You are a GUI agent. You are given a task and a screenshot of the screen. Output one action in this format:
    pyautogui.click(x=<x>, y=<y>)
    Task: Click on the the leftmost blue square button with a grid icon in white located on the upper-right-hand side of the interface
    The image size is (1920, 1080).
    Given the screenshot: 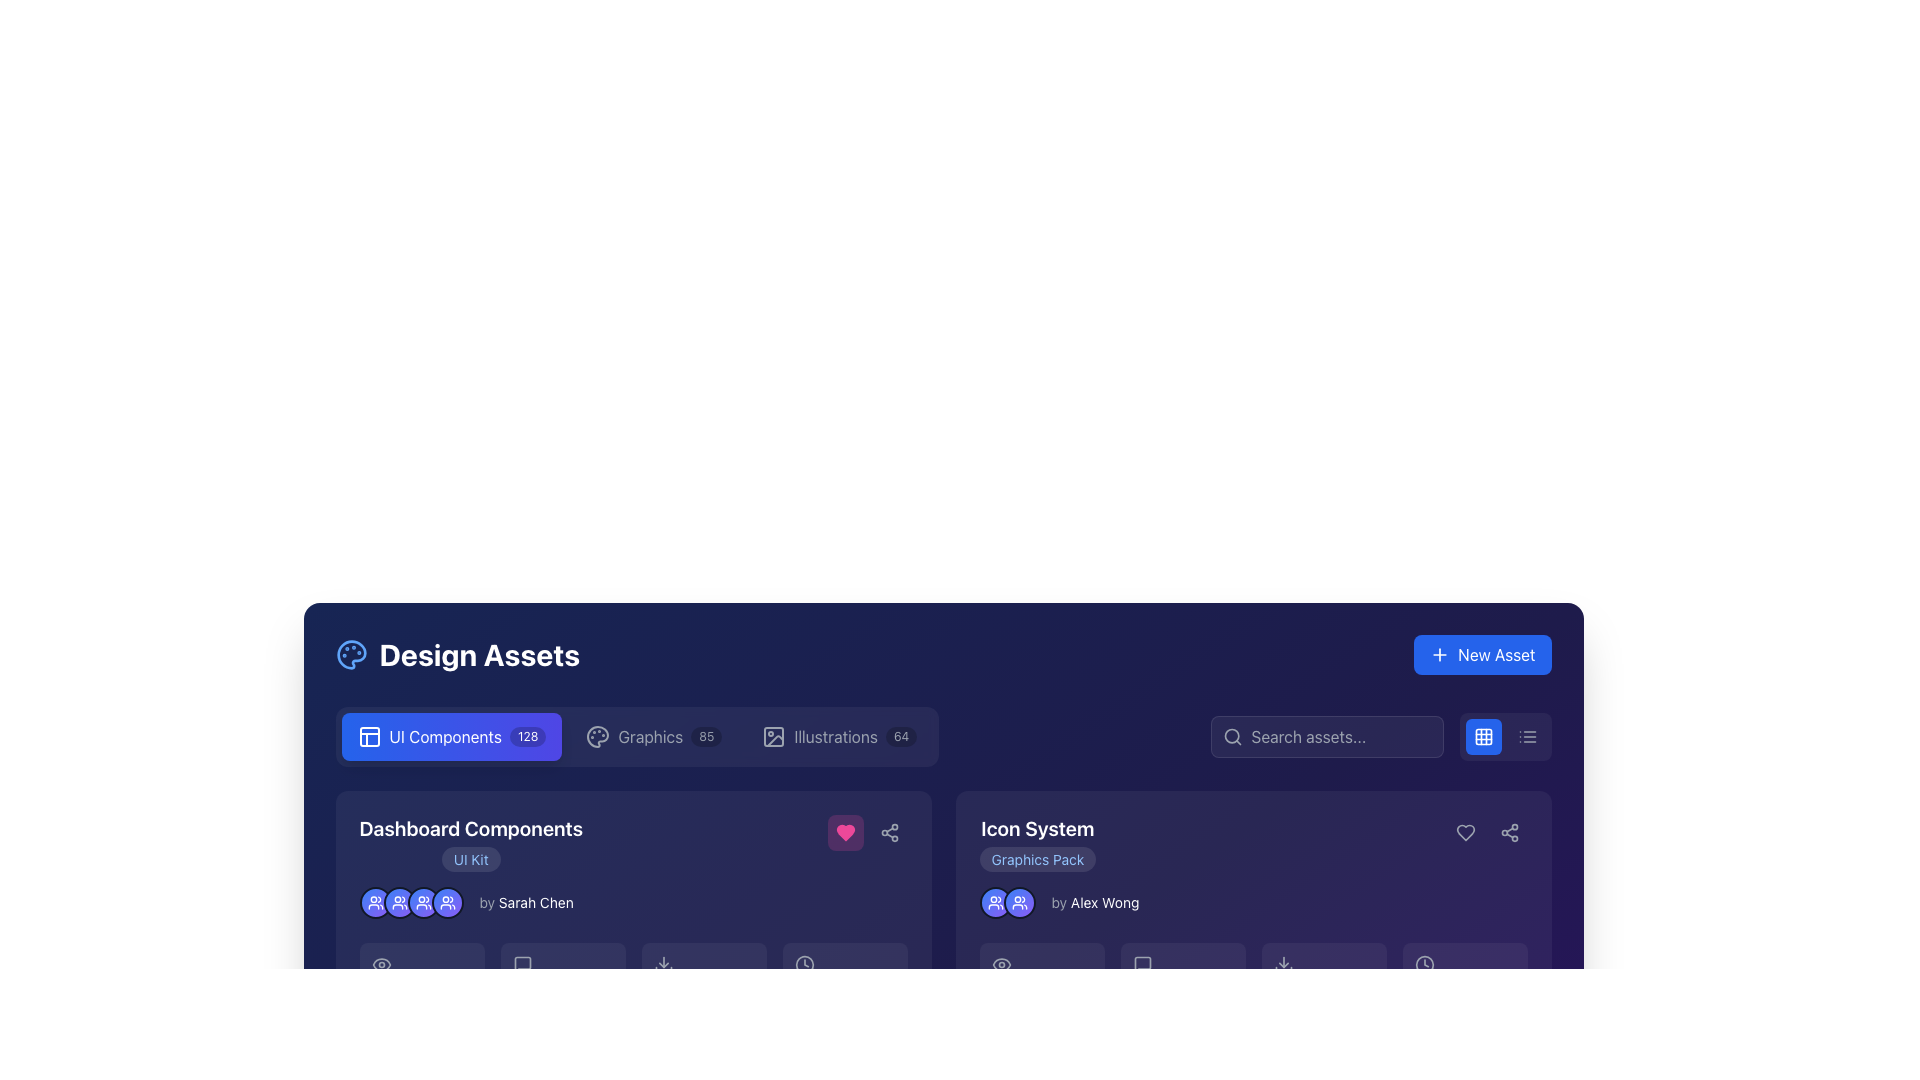 What is the action you would take?
    pyautogui.click(x=1483, y=736)
    